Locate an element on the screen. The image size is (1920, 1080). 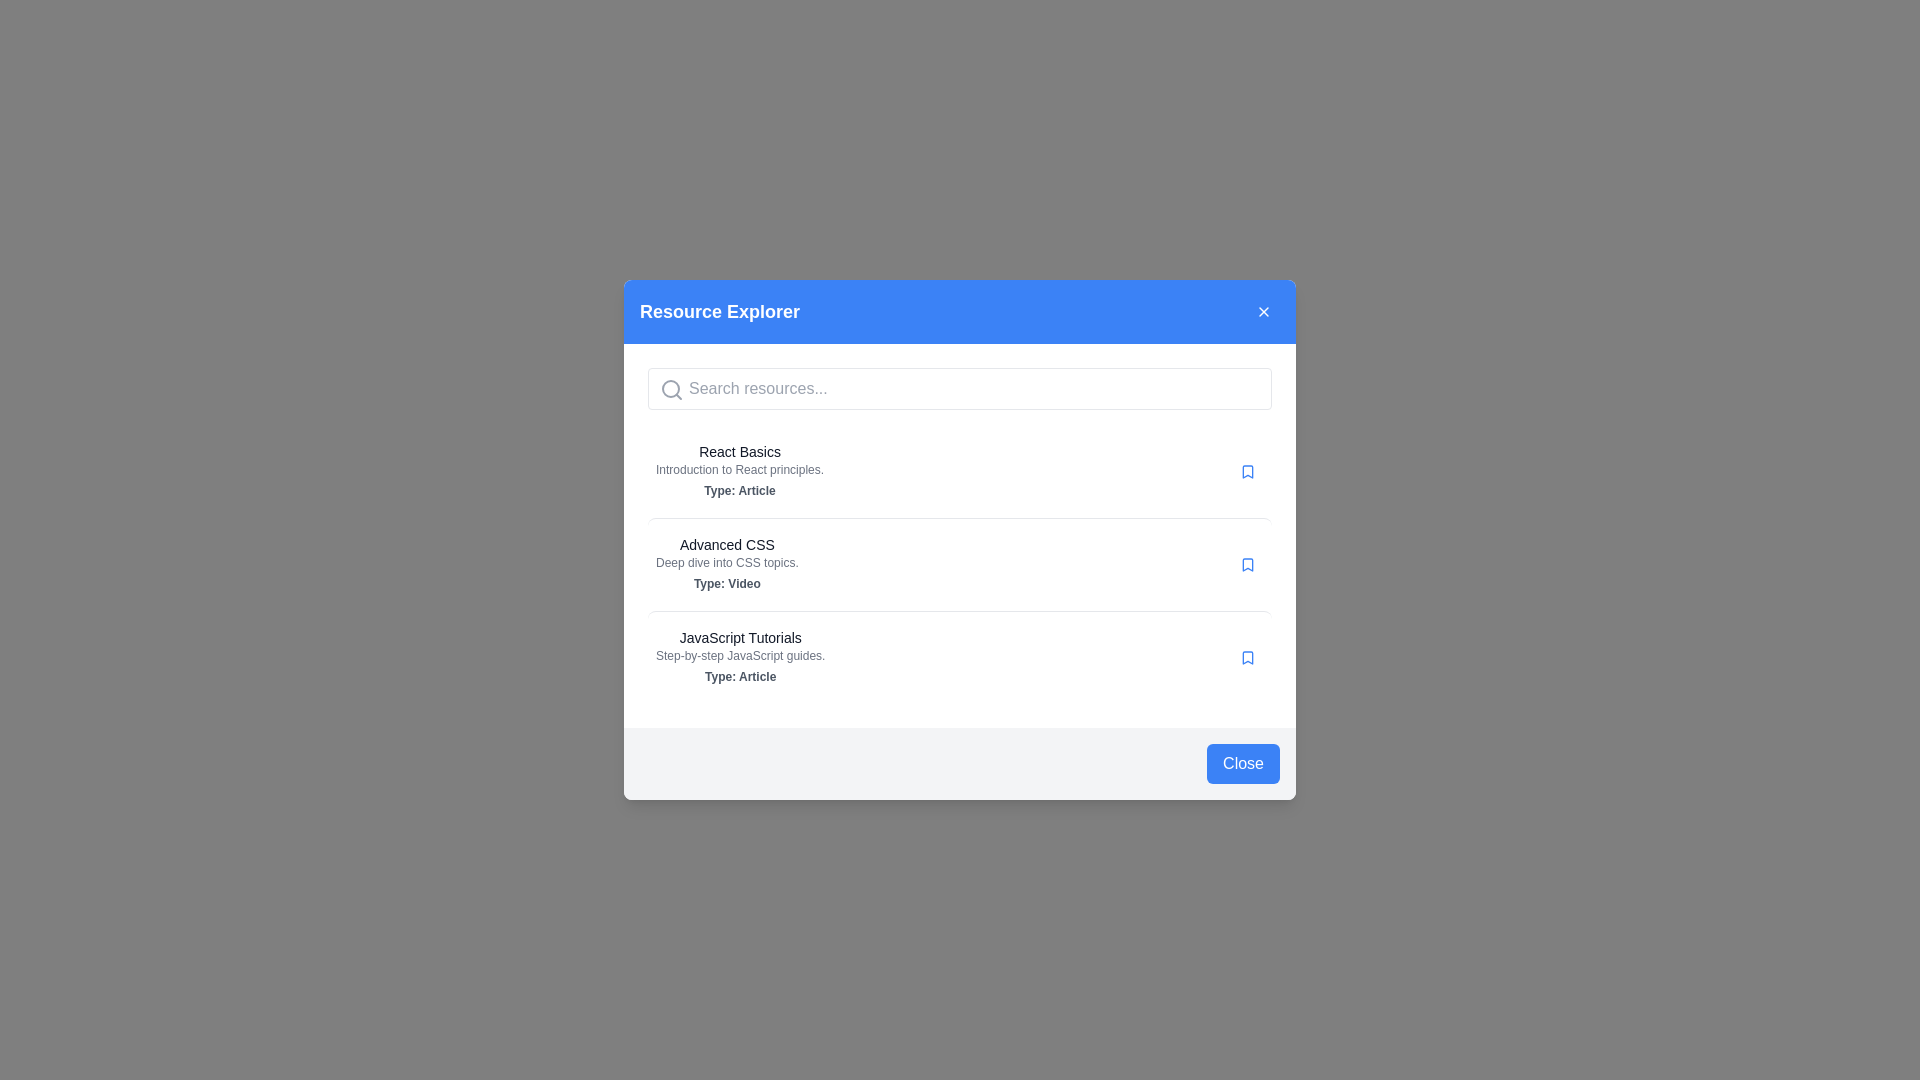
the JavaScript tutorials list item is located at coordinates (960, 656).